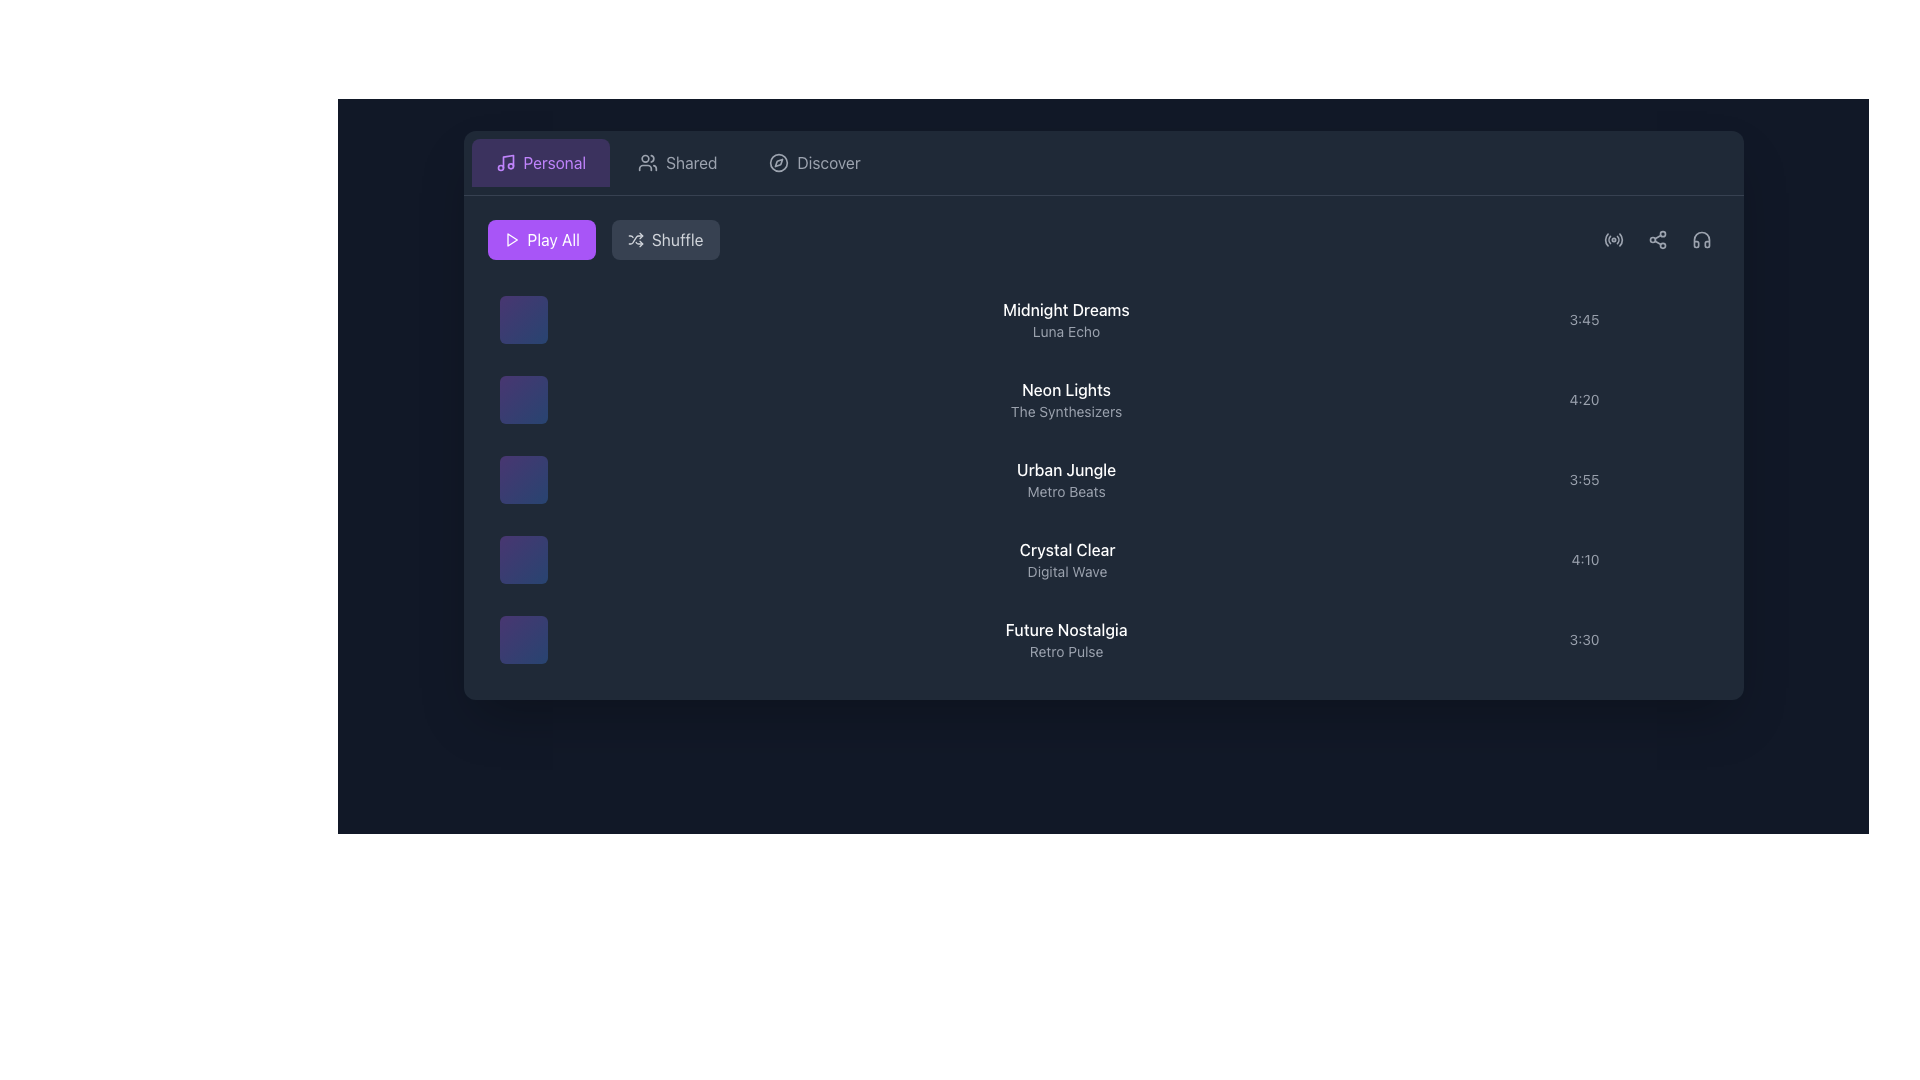 The height and width of the screenshot is (1080, 1920). Describe the element at coordinates (1657, 238) in the screenshot. I see `the middle Share icon button located in the top-right corner of the interface to invoke the share functionality` at that location.